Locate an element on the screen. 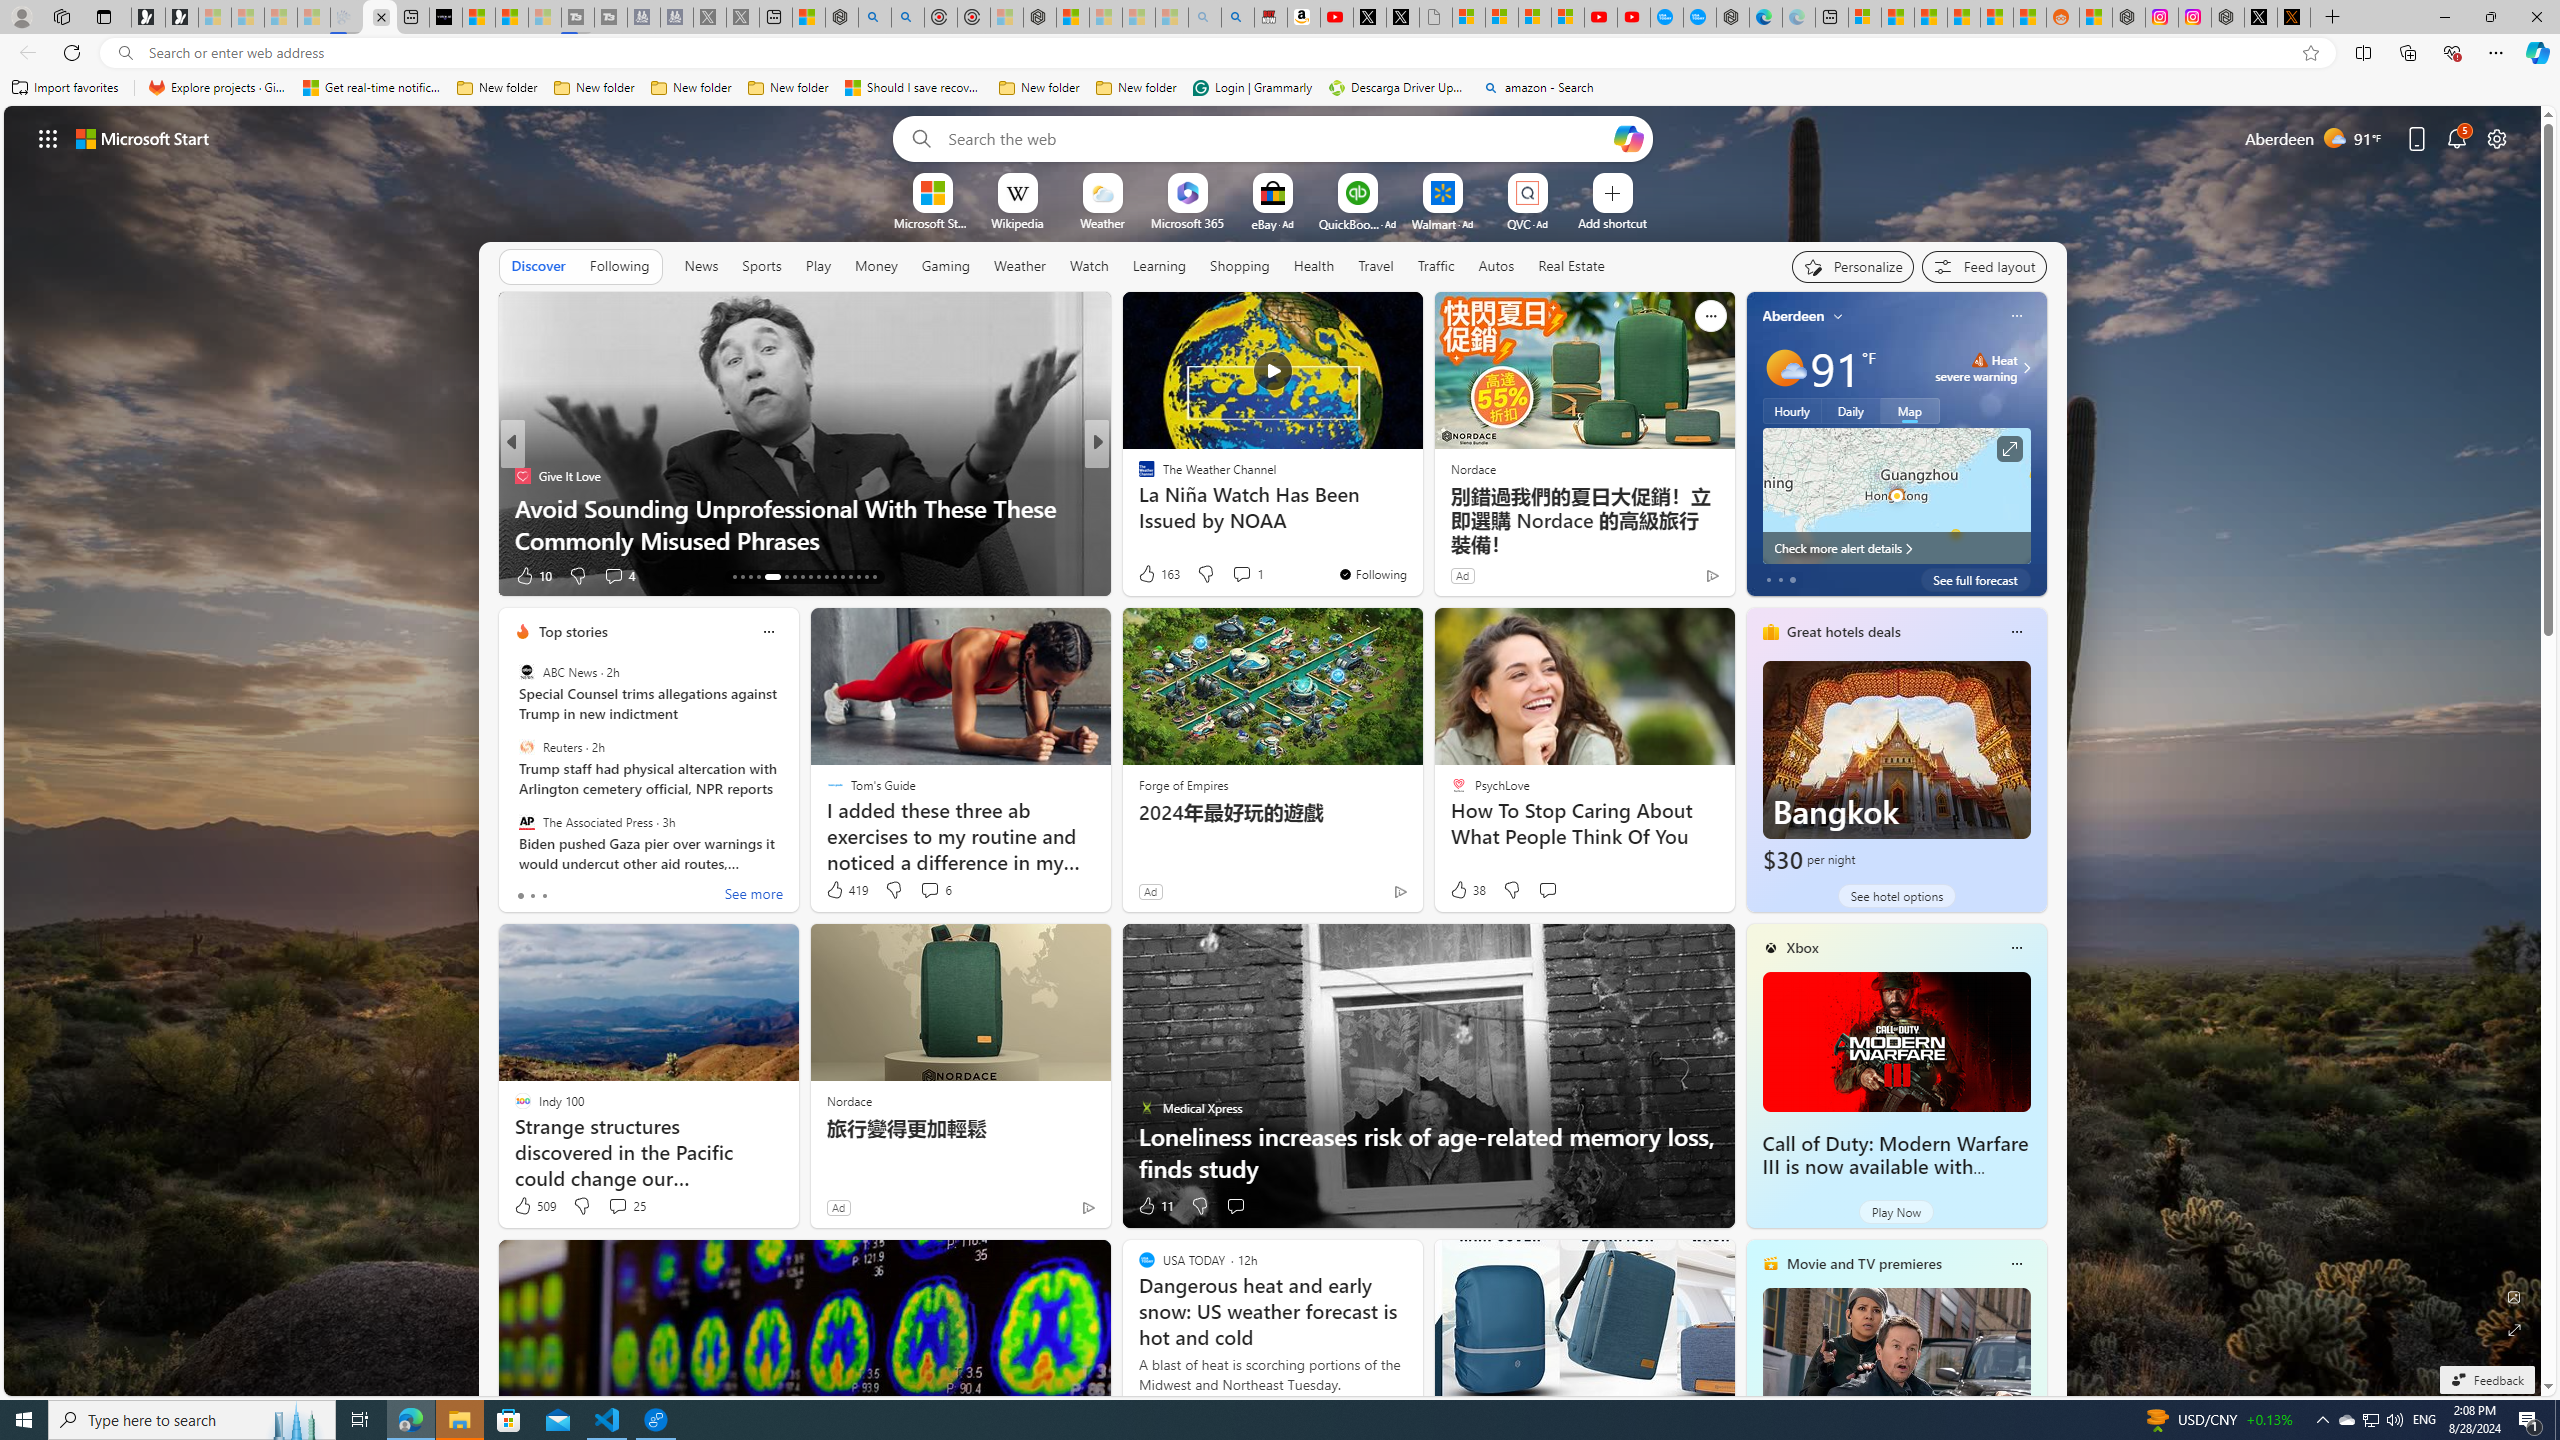  'Top stories' is located at coordinates (572, 631).